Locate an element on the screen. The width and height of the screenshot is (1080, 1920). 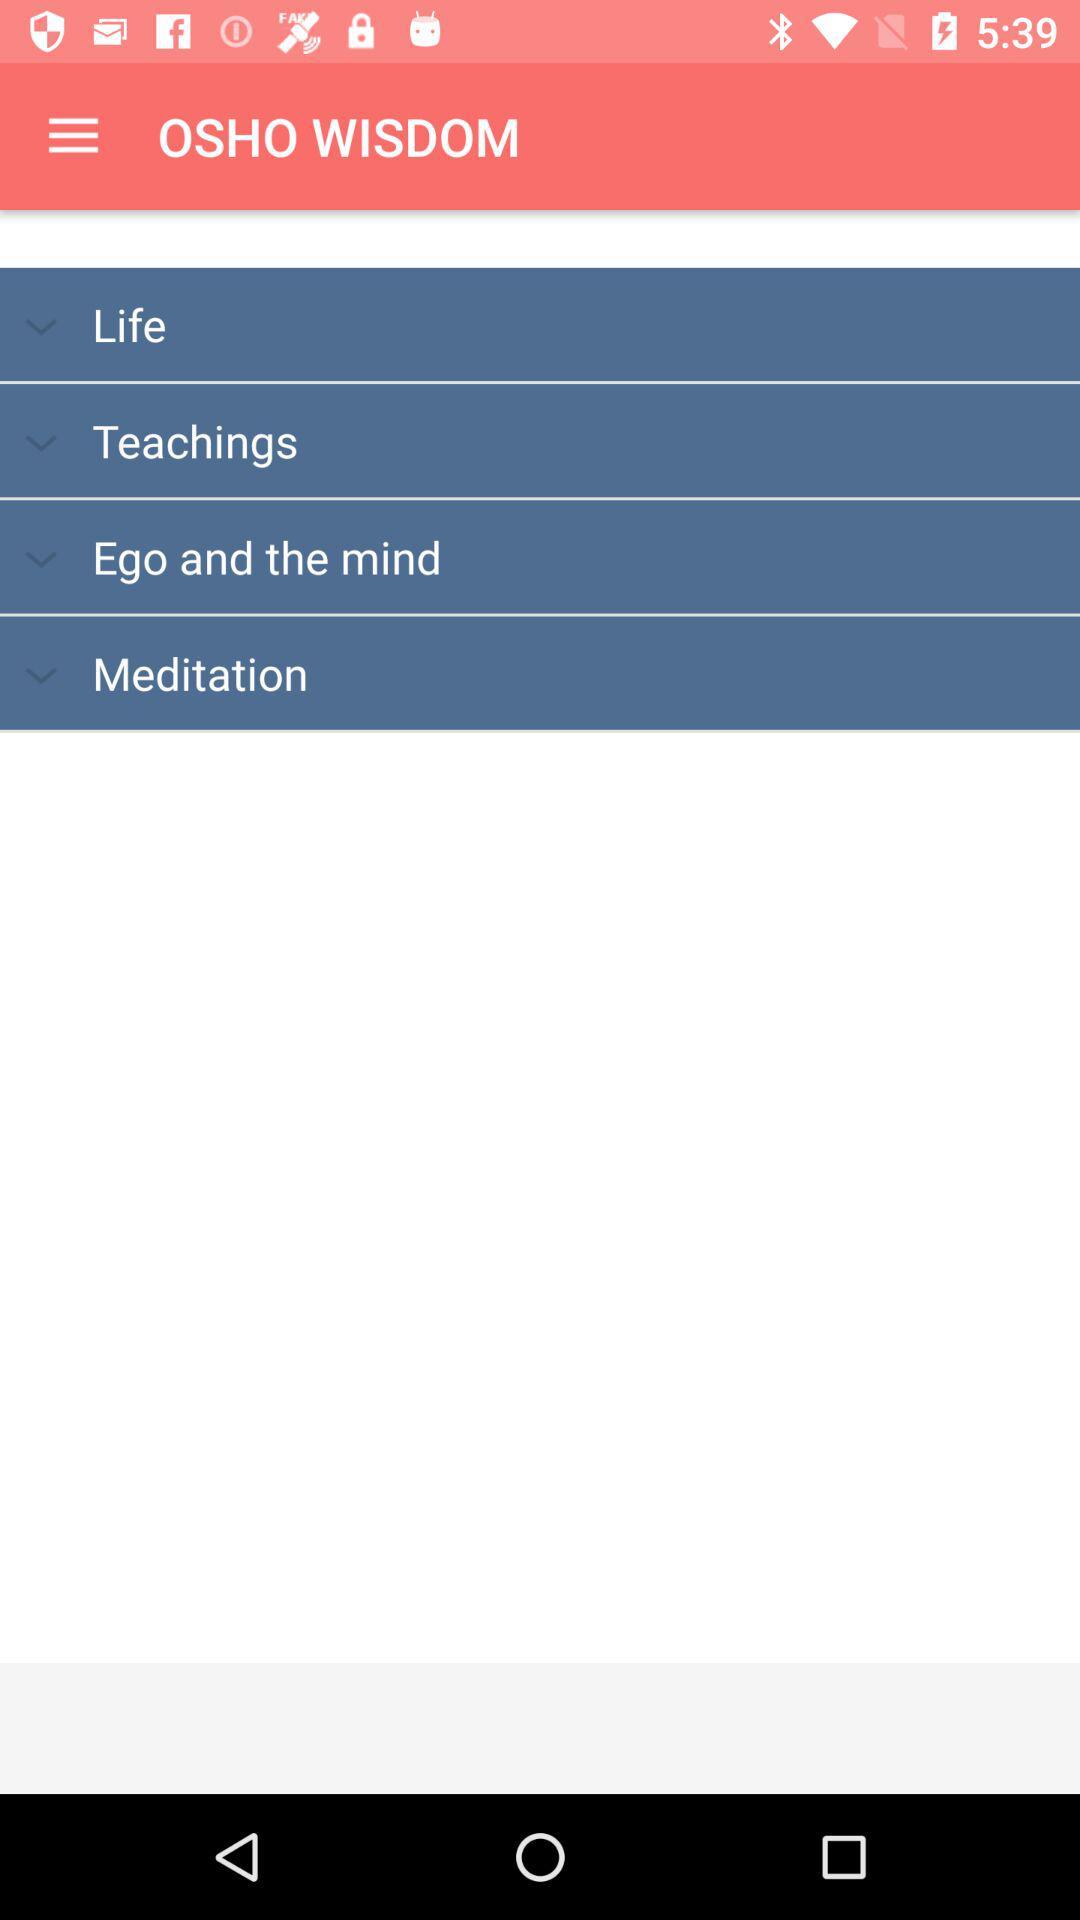
the item next to osho wisdom item is located at coordinates (72, 135).